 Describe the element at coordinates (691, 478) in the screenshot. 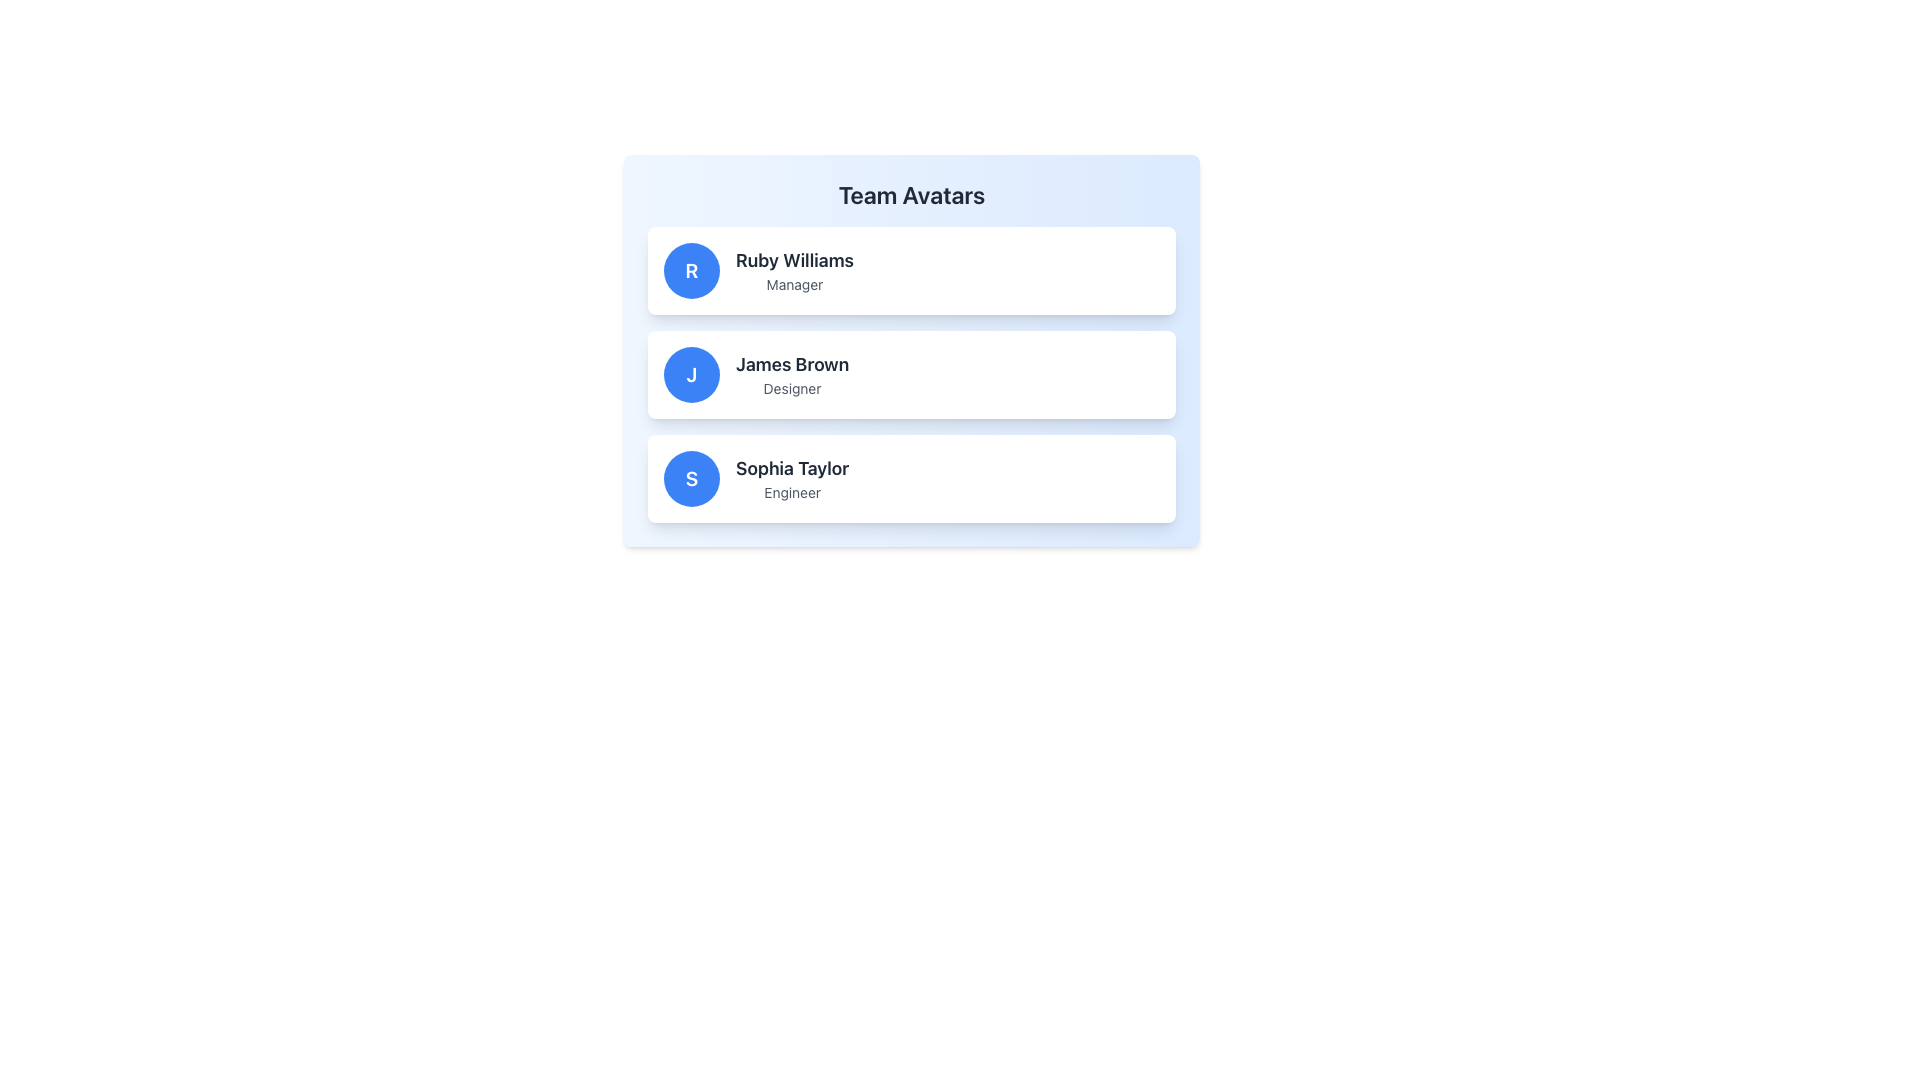

I see `the Avatar or Badge representing user 'Sophia Taylor', which serves as a visual marker in the list of users` at that location.